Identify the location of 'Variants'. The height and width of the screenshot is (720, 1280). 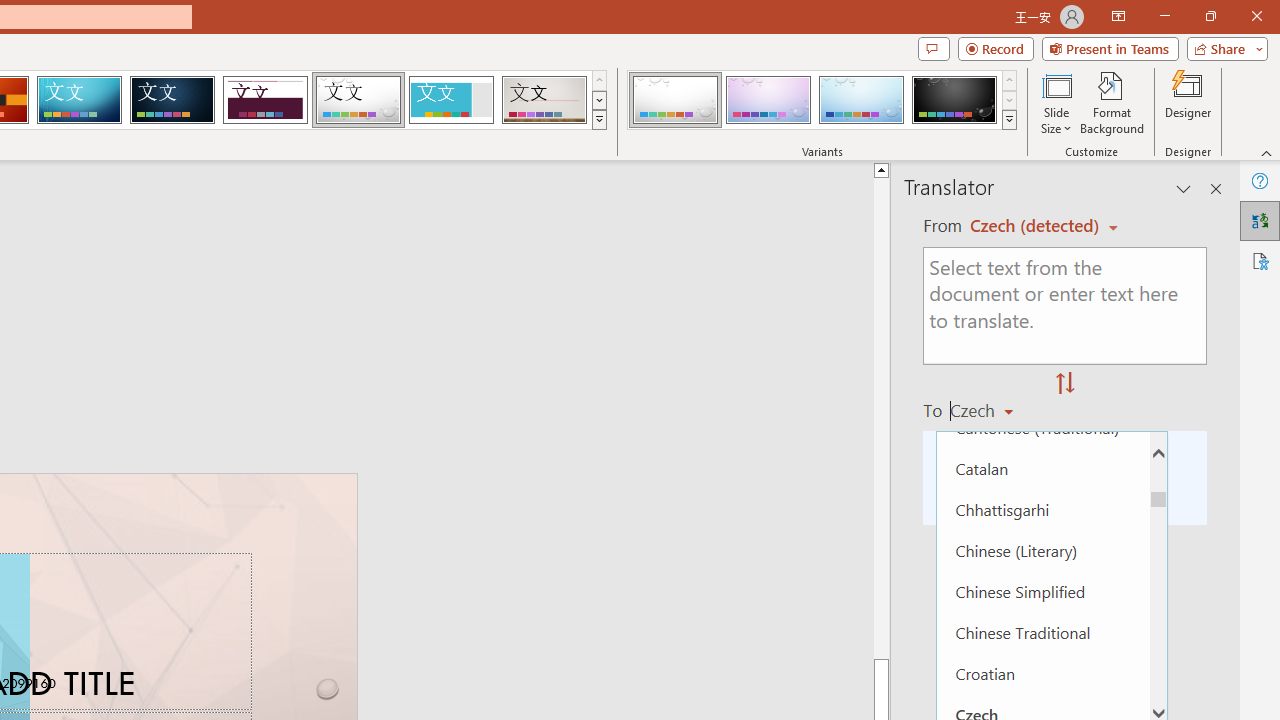
(1009, 120).